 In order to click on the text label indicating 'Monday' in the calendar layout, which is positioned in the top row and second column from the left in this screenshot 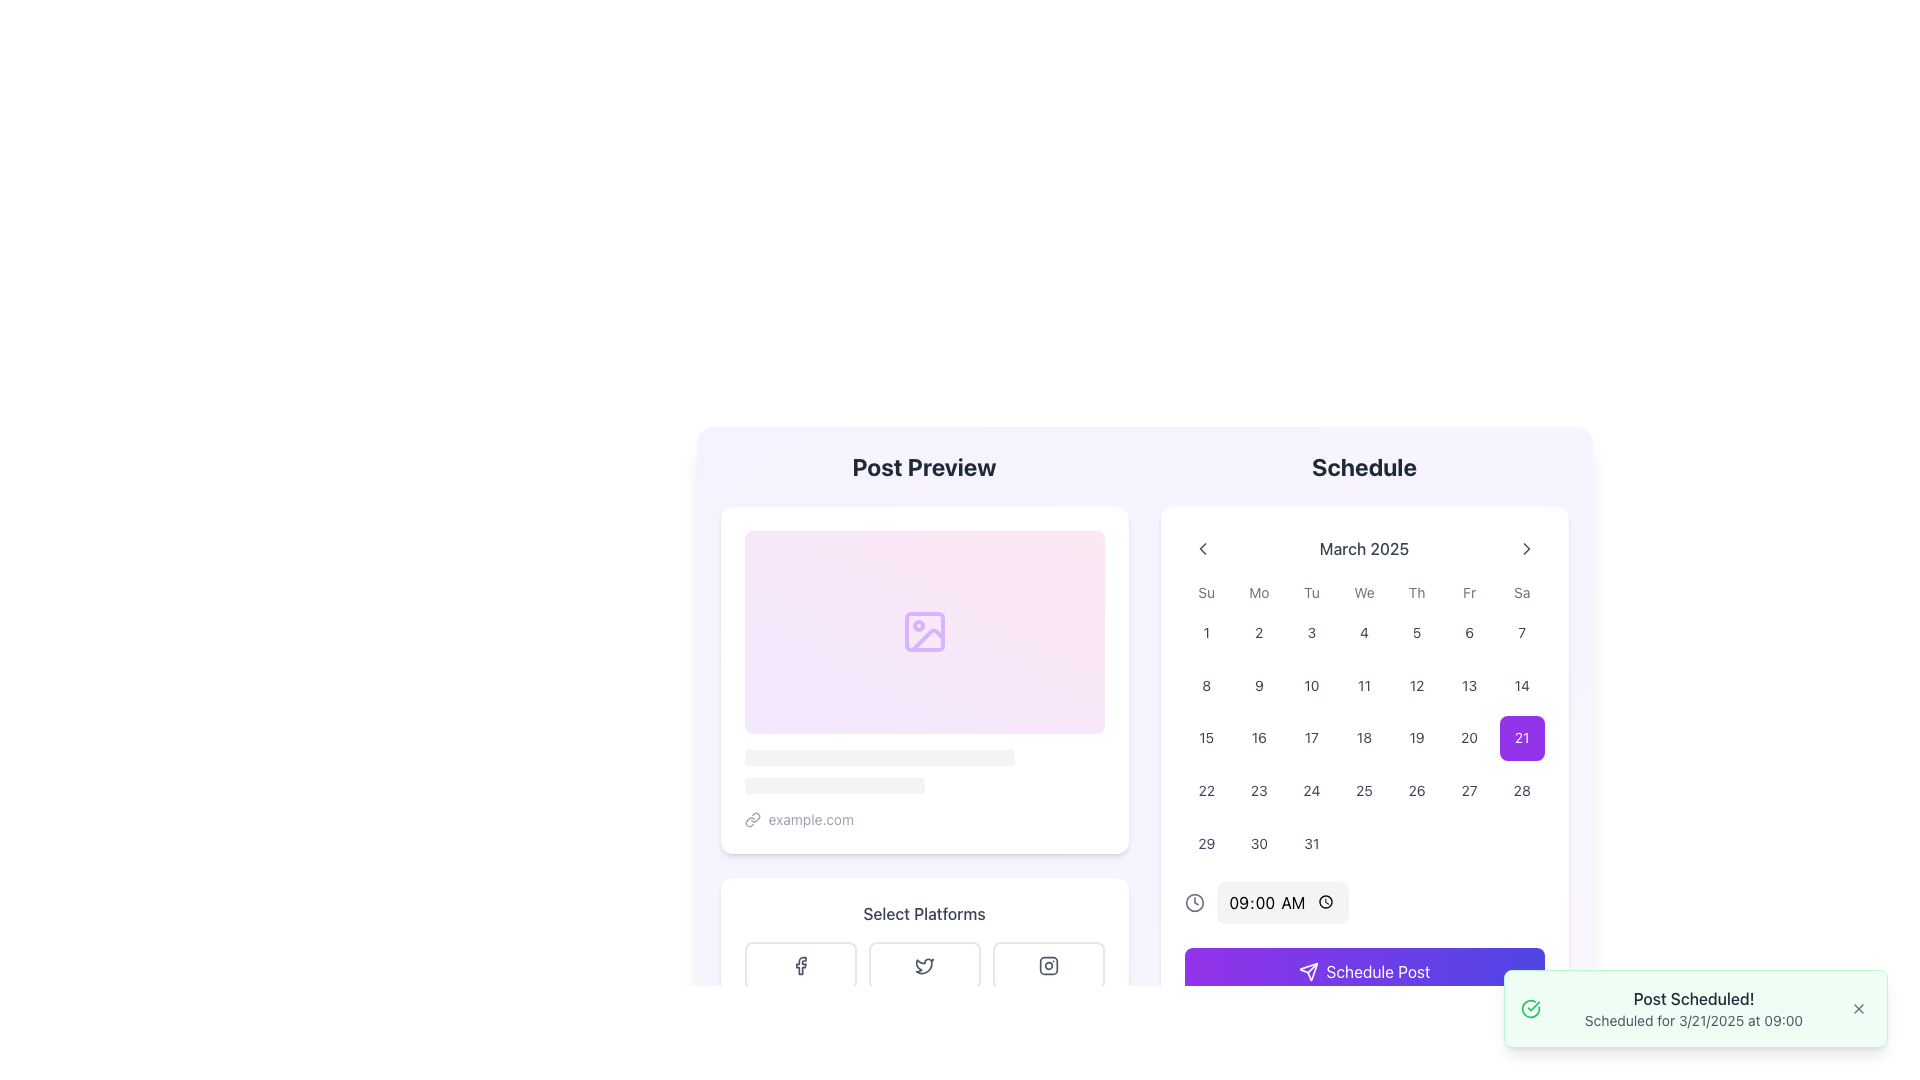, I will do `click(1258, 592)`.